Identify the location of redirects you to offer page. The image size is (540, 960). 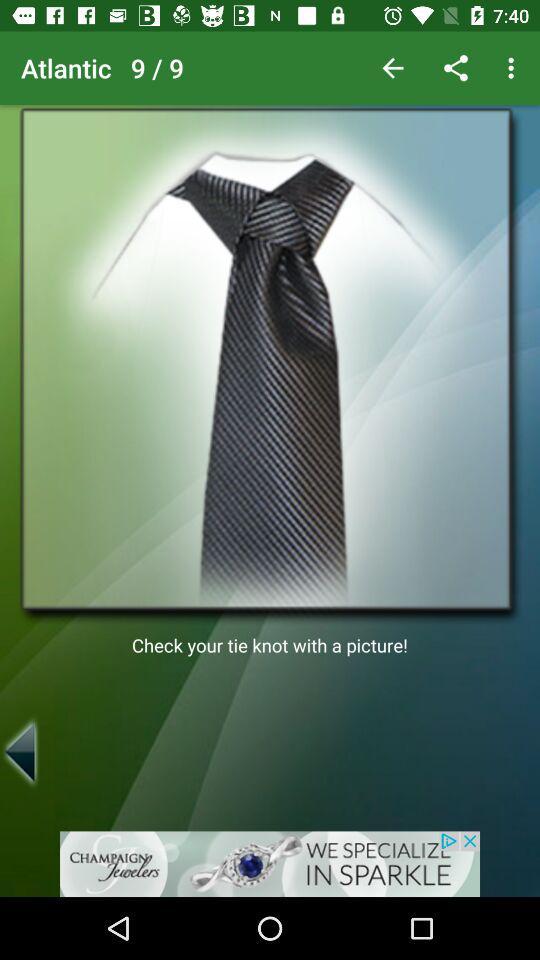
(270, 863).